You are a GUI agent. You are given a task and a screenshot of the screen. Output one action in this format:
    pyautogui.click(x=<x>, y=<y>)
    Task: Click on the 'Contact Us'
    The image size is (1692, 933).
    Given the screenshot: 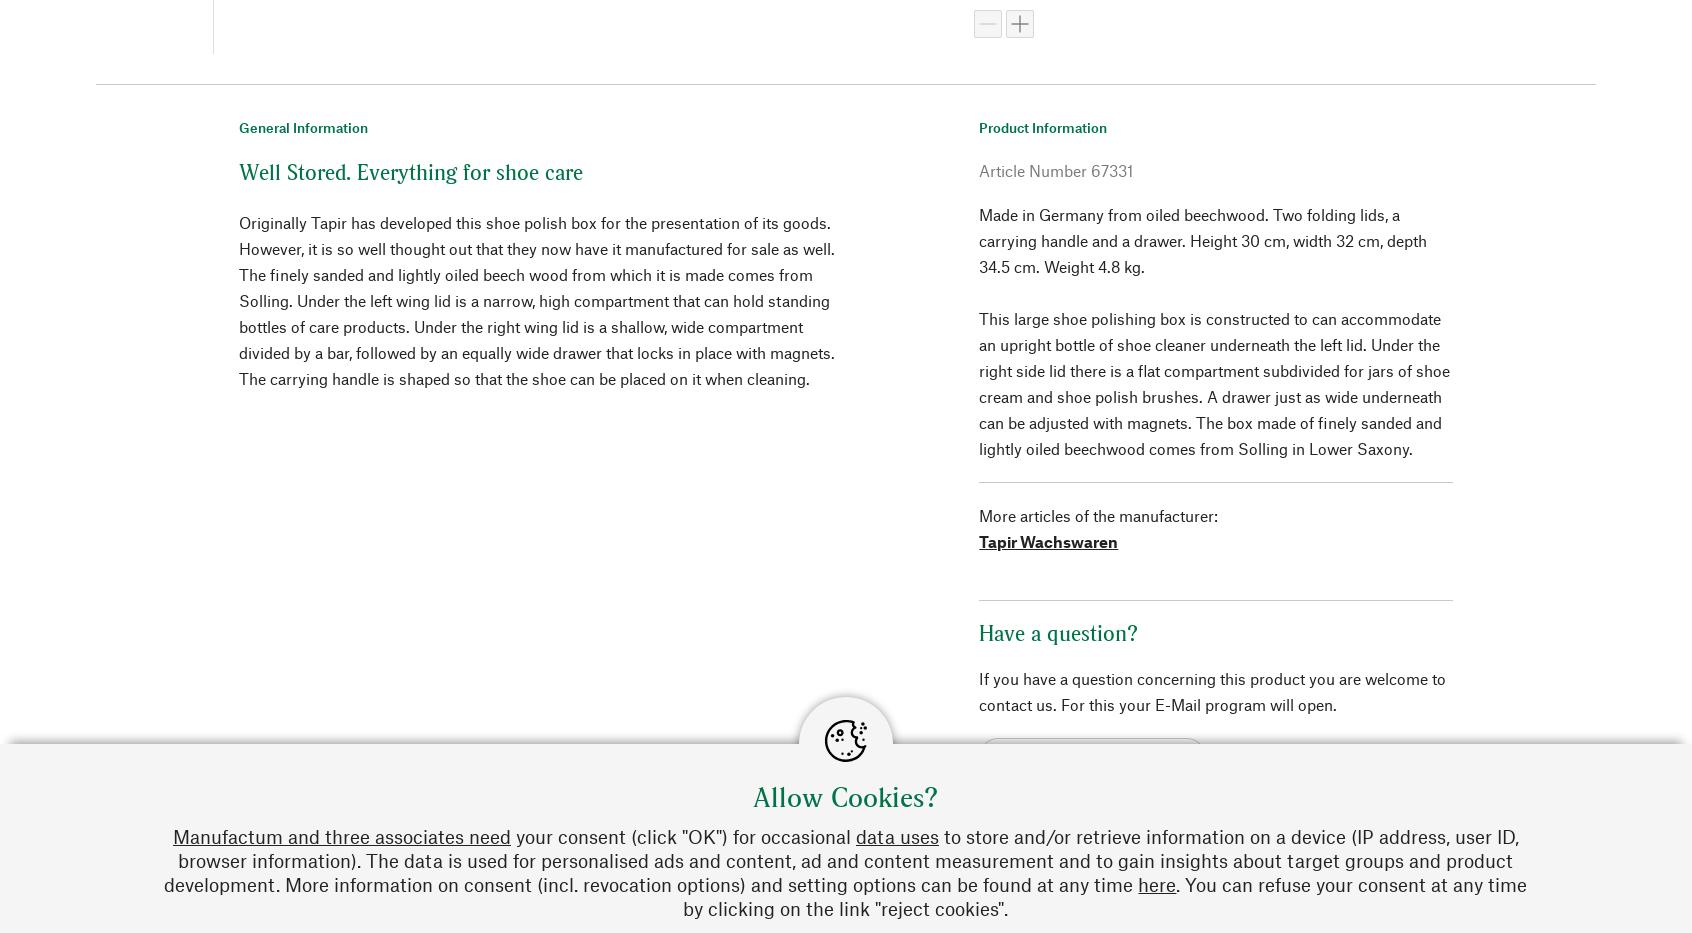 What is the action you would take?
    pyautogui.click(x=1351, y=866)
    